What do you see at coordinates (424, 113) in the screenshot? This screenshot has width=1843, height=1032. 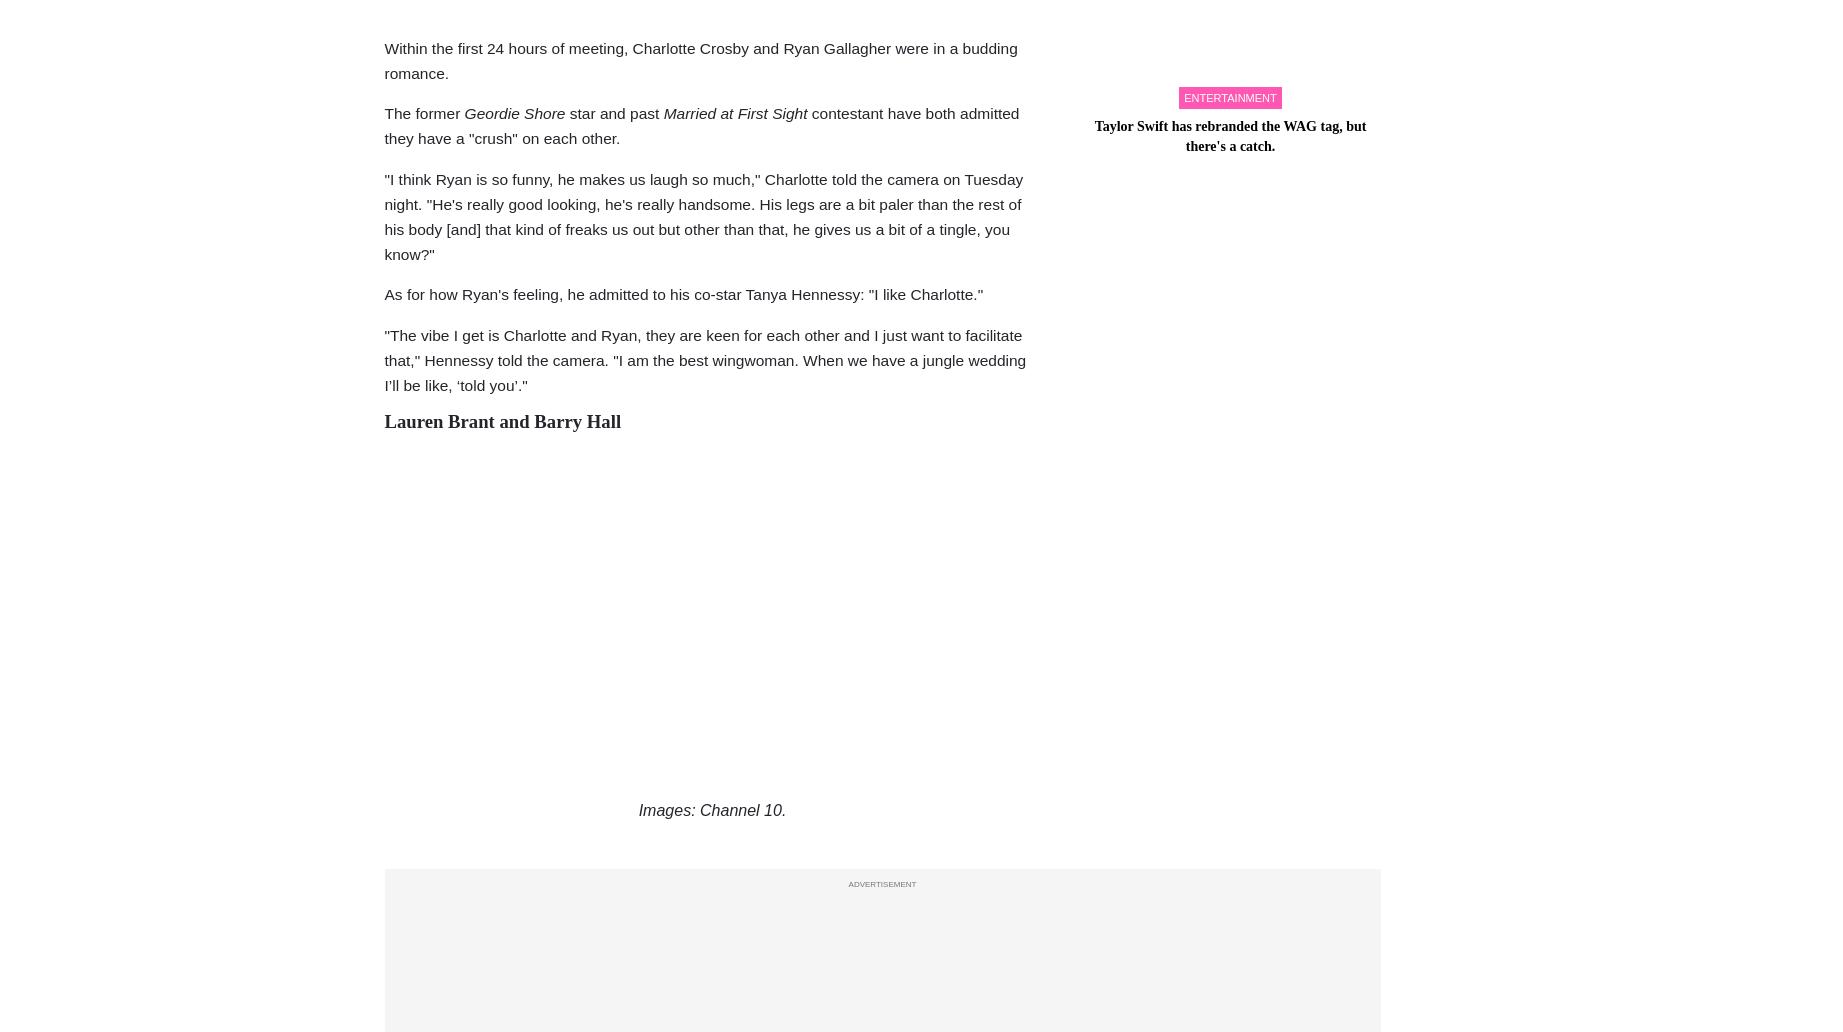 I see `'The former'` at bounding box center [424, 113].